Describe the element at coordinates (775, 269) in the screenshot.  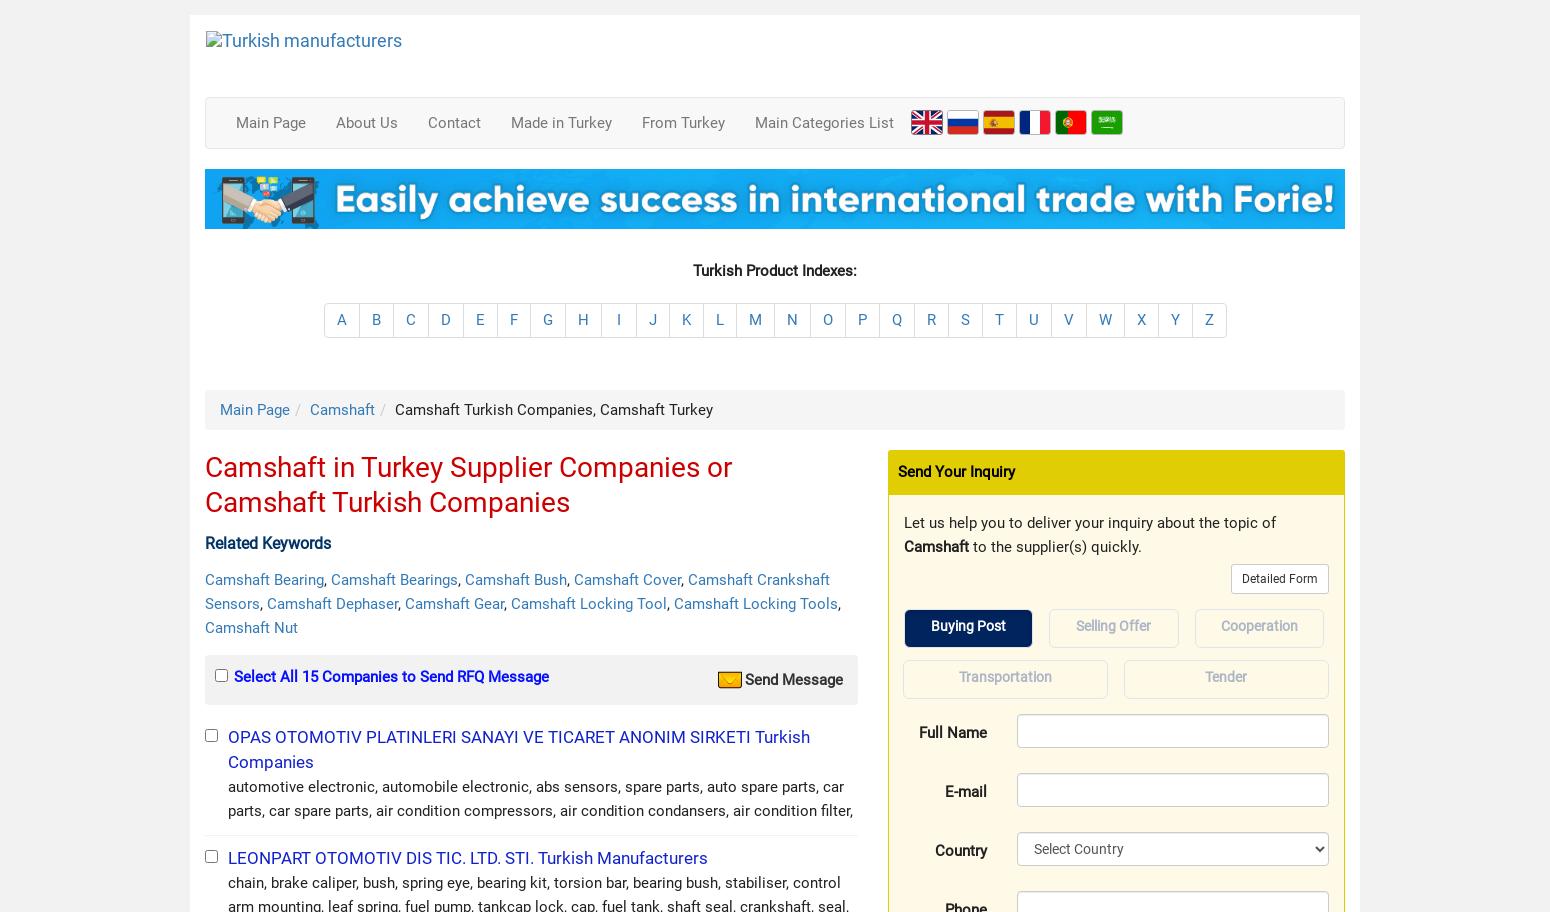
I see `'Turkish Product Indexes:'` at that location.